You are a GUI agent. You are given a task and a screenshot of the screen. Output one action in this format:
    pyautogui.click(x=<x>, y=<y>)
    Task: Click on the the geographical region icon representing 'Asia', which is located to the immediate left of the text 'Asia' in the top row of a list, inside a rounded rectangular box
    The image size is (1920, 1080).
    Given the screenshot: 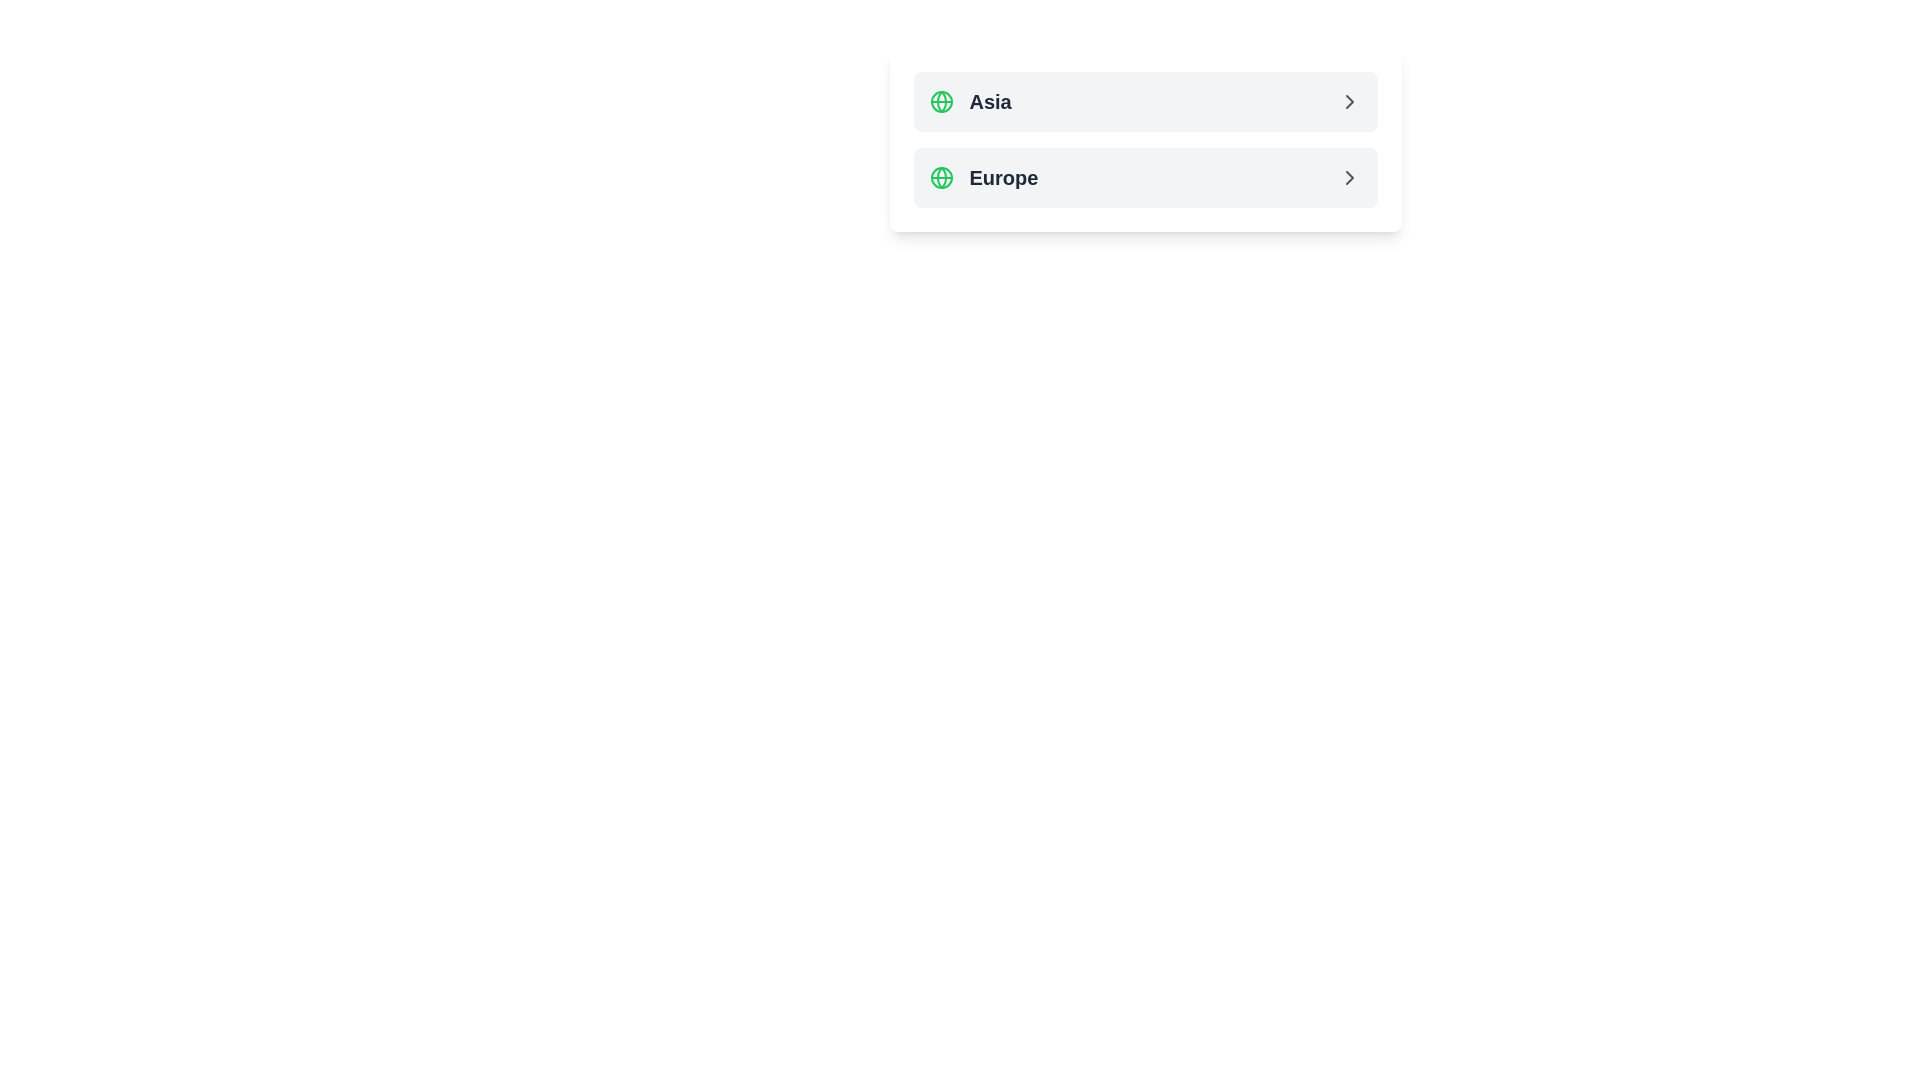 What is the action you would take?
    pyautogui.click(x=940, y=101)
    